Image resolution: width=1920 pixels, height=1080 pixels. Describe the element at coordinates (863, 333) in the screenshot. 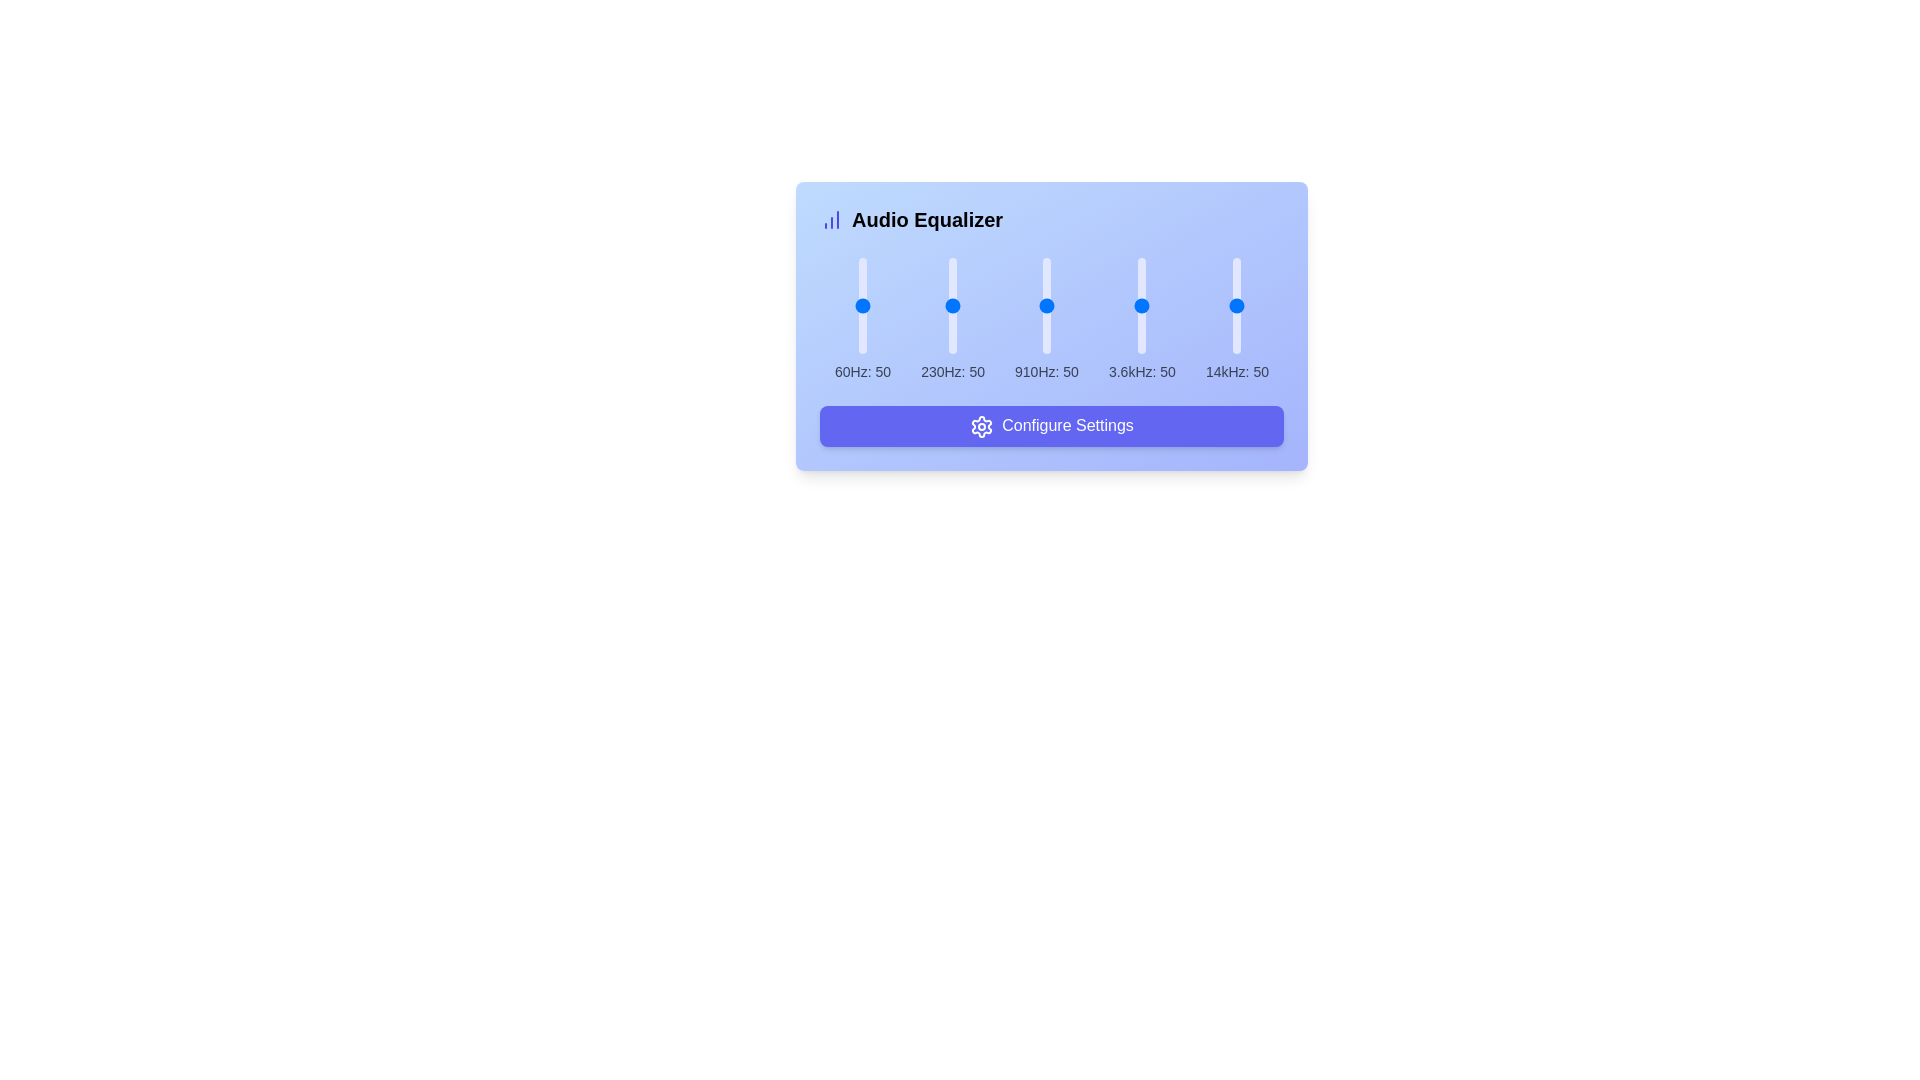

I see `the 60Hz frequency slider` at that location.